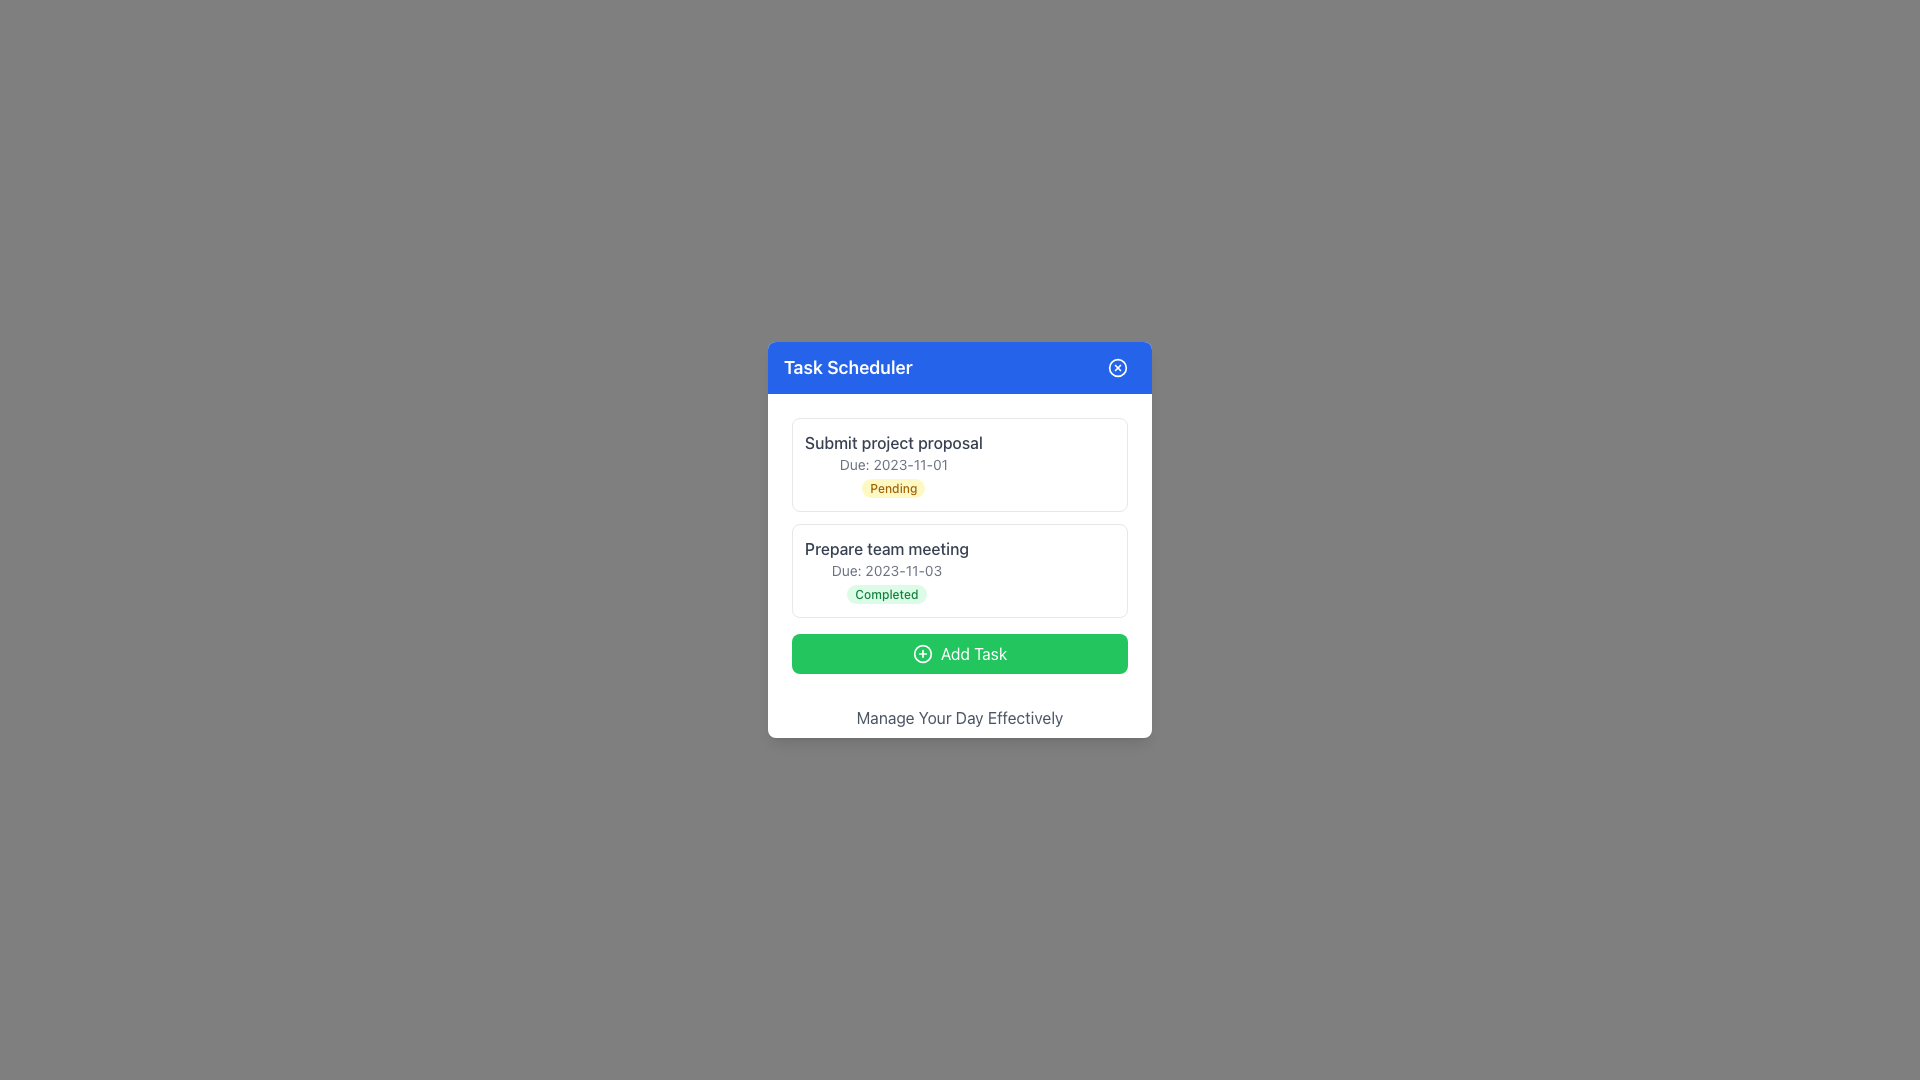  What do you see at coordinates (921, 654) in the screenshot?
I see `the addition icon located in the center of the green 'Add Task' button at the bottom of the task list panel` at bounding box center [921, 654].